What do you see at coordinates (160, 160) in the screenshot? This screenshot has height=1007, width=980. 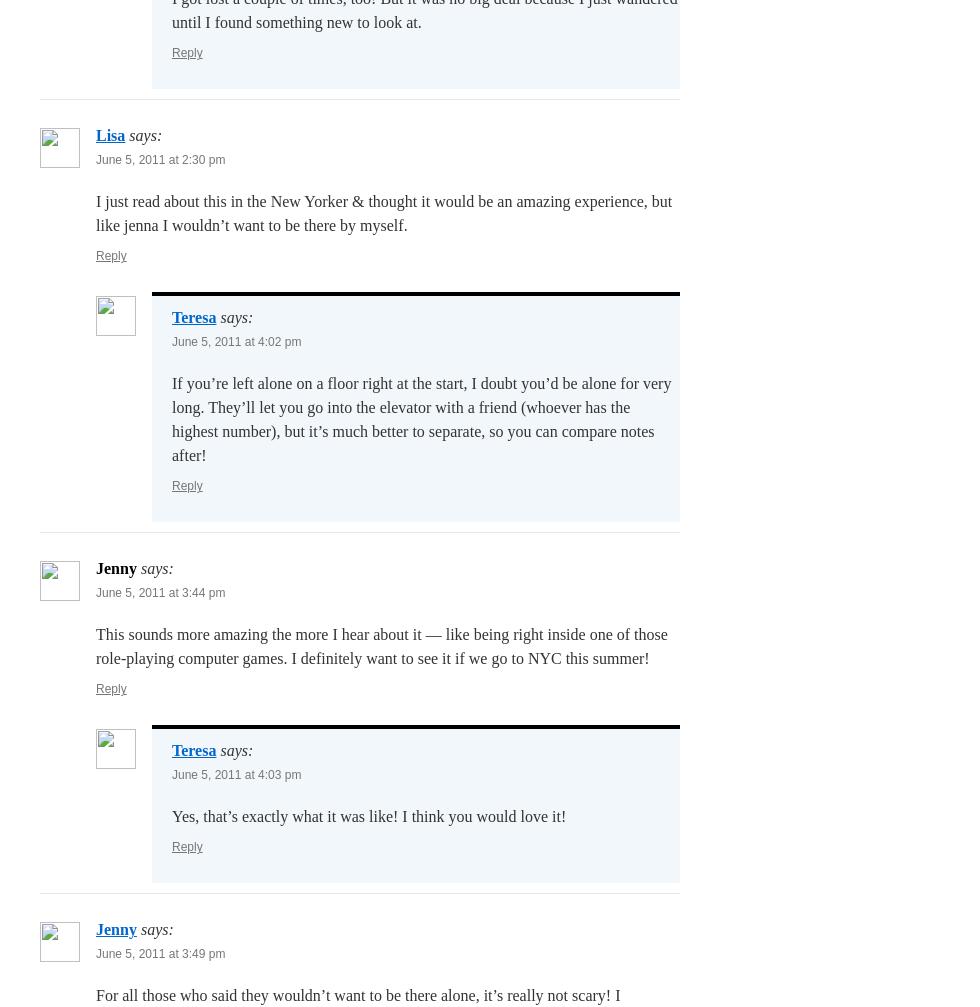 I see `'June 5, 2011 at 2:30 pm'` at bounding box center [160, 160].